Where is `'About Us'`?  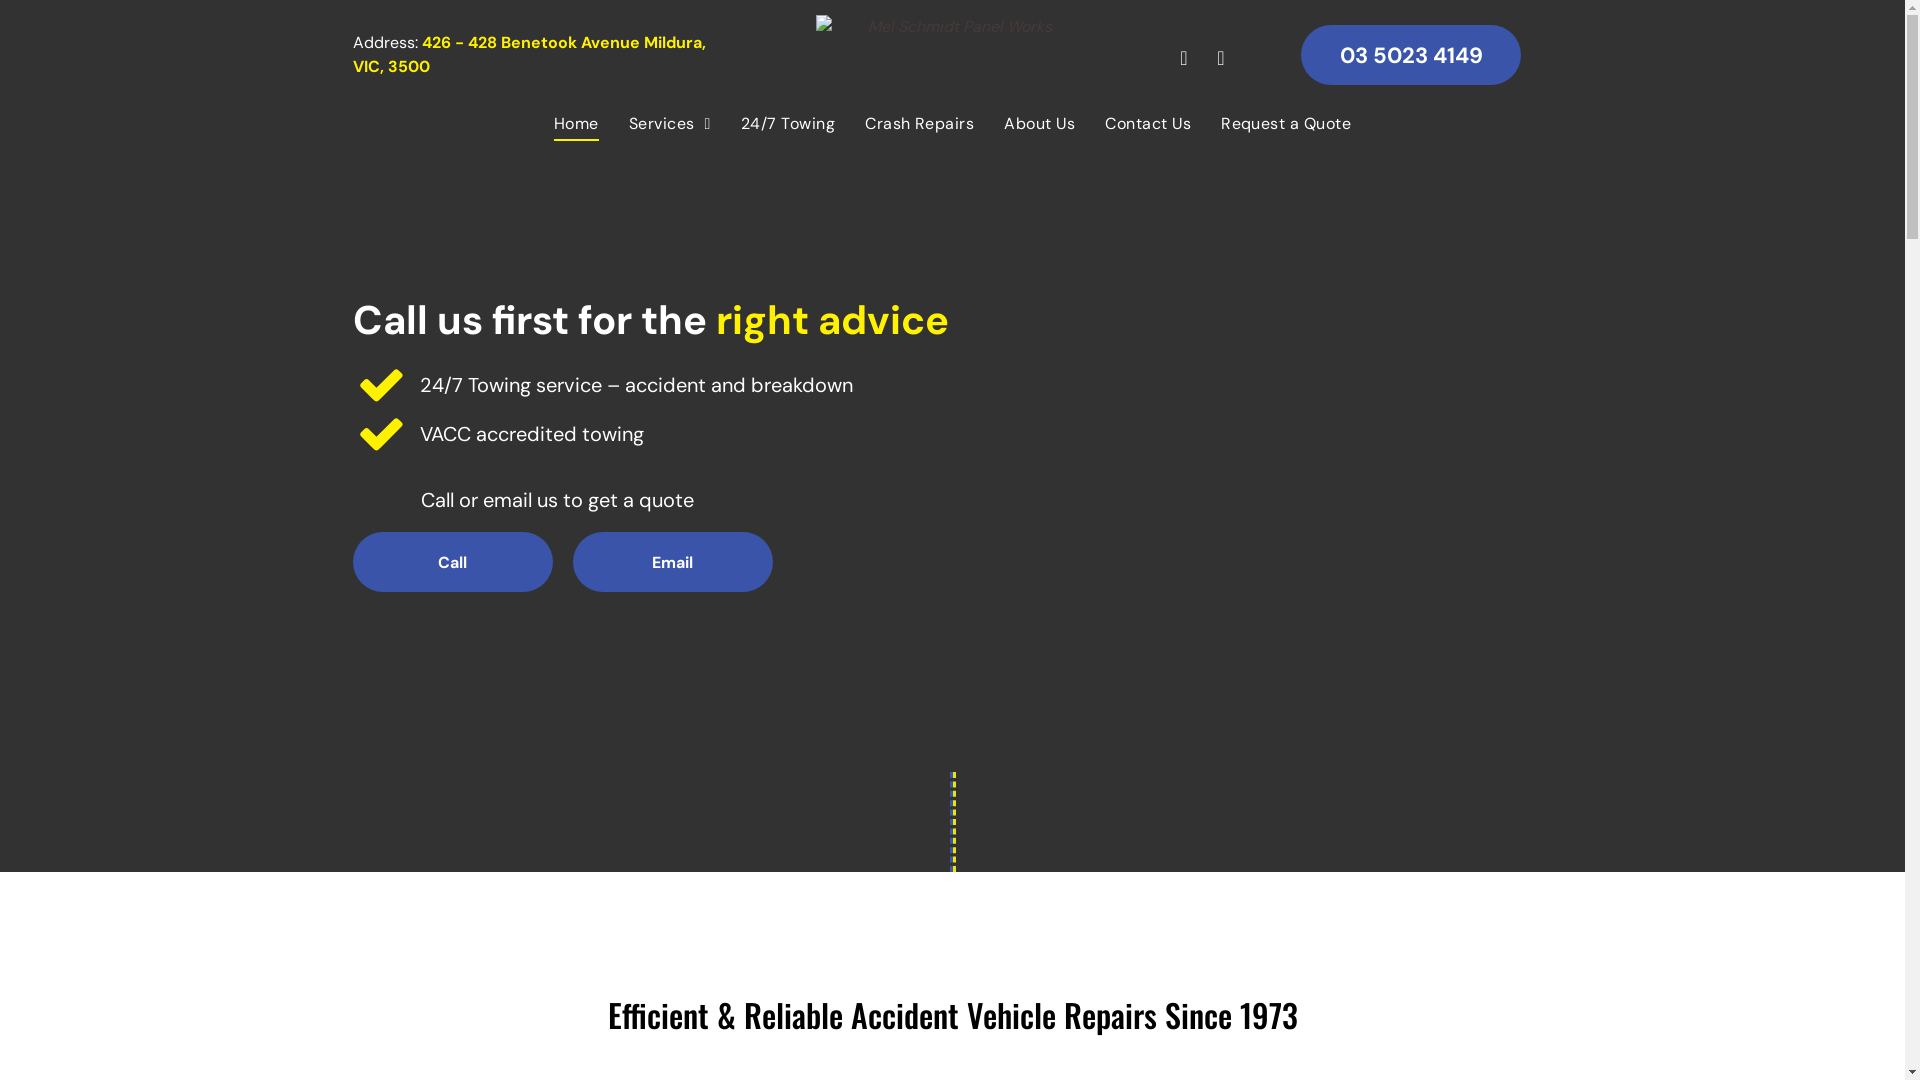 'About Us' is located at coordinates (1039, 123).